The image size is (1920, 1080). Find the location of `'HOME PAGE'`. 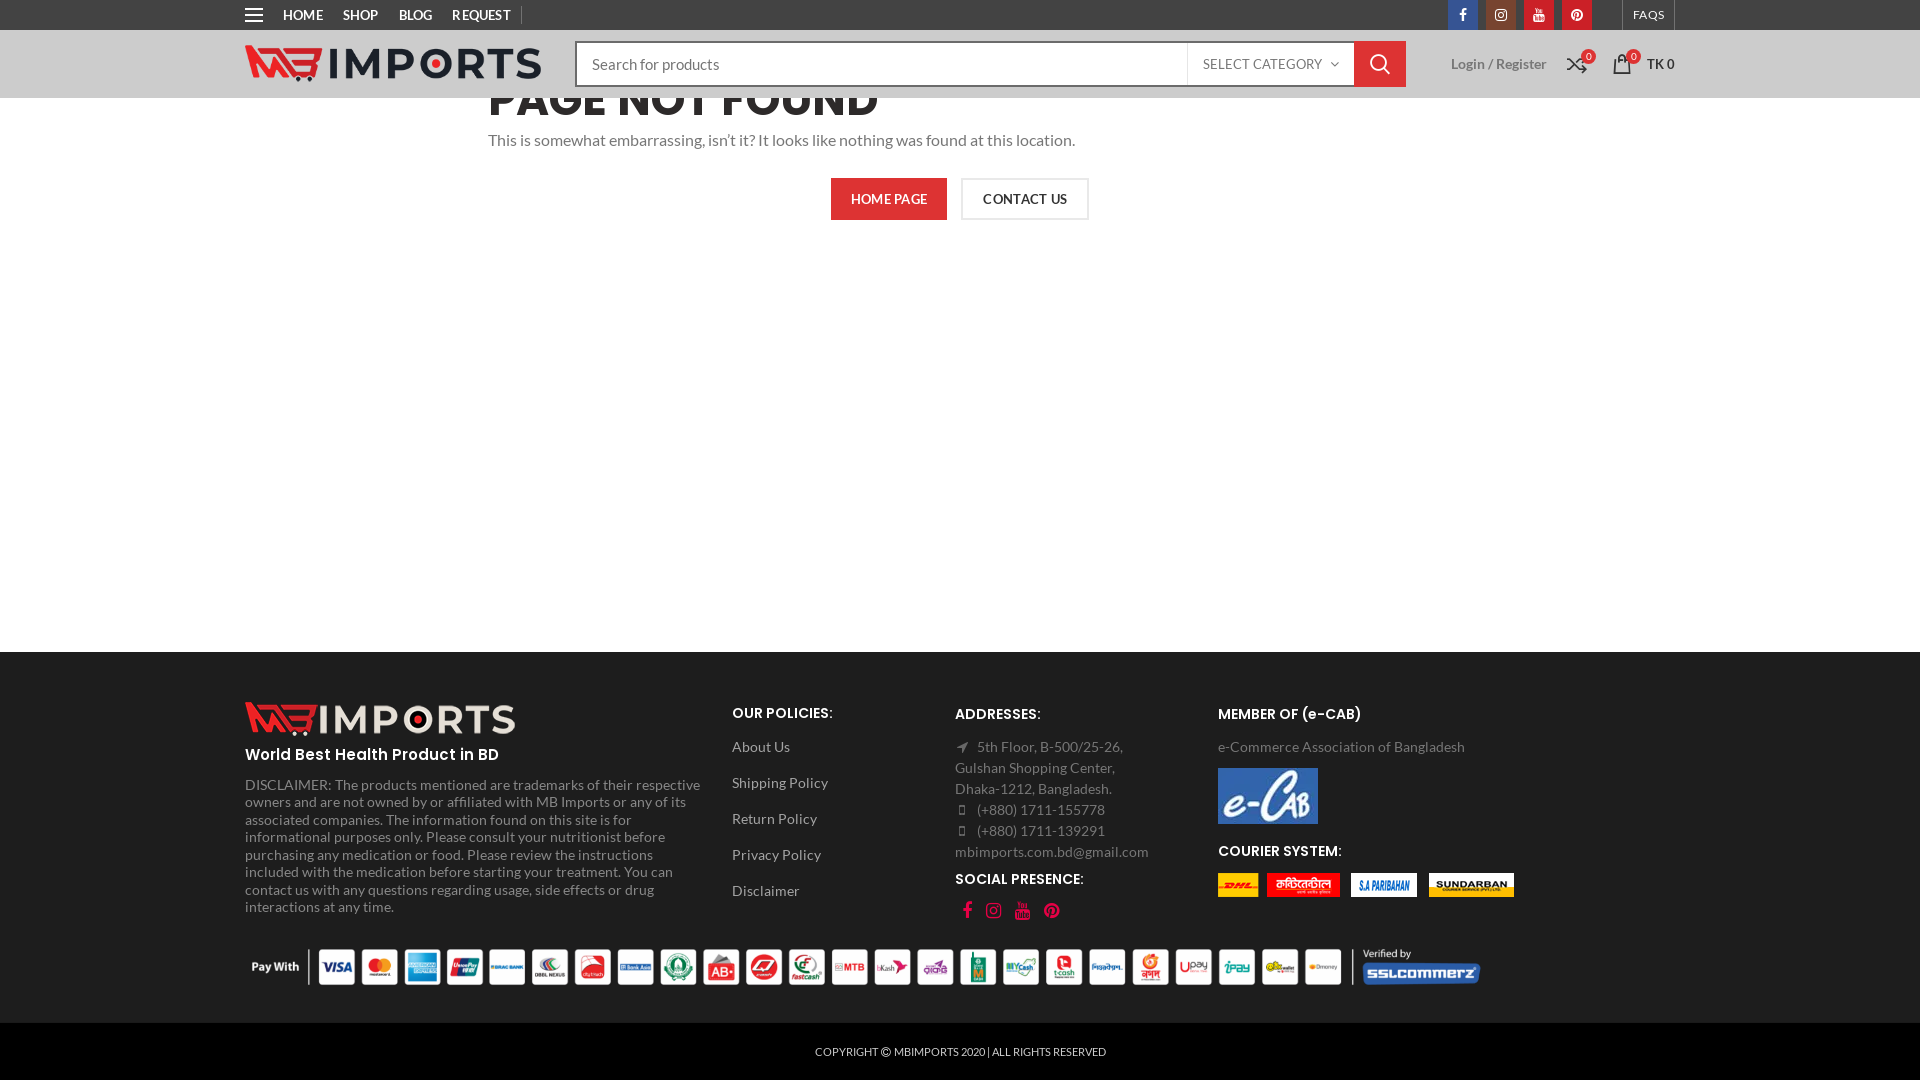

'HOME PAGE' is located at coordinates (888, 199).